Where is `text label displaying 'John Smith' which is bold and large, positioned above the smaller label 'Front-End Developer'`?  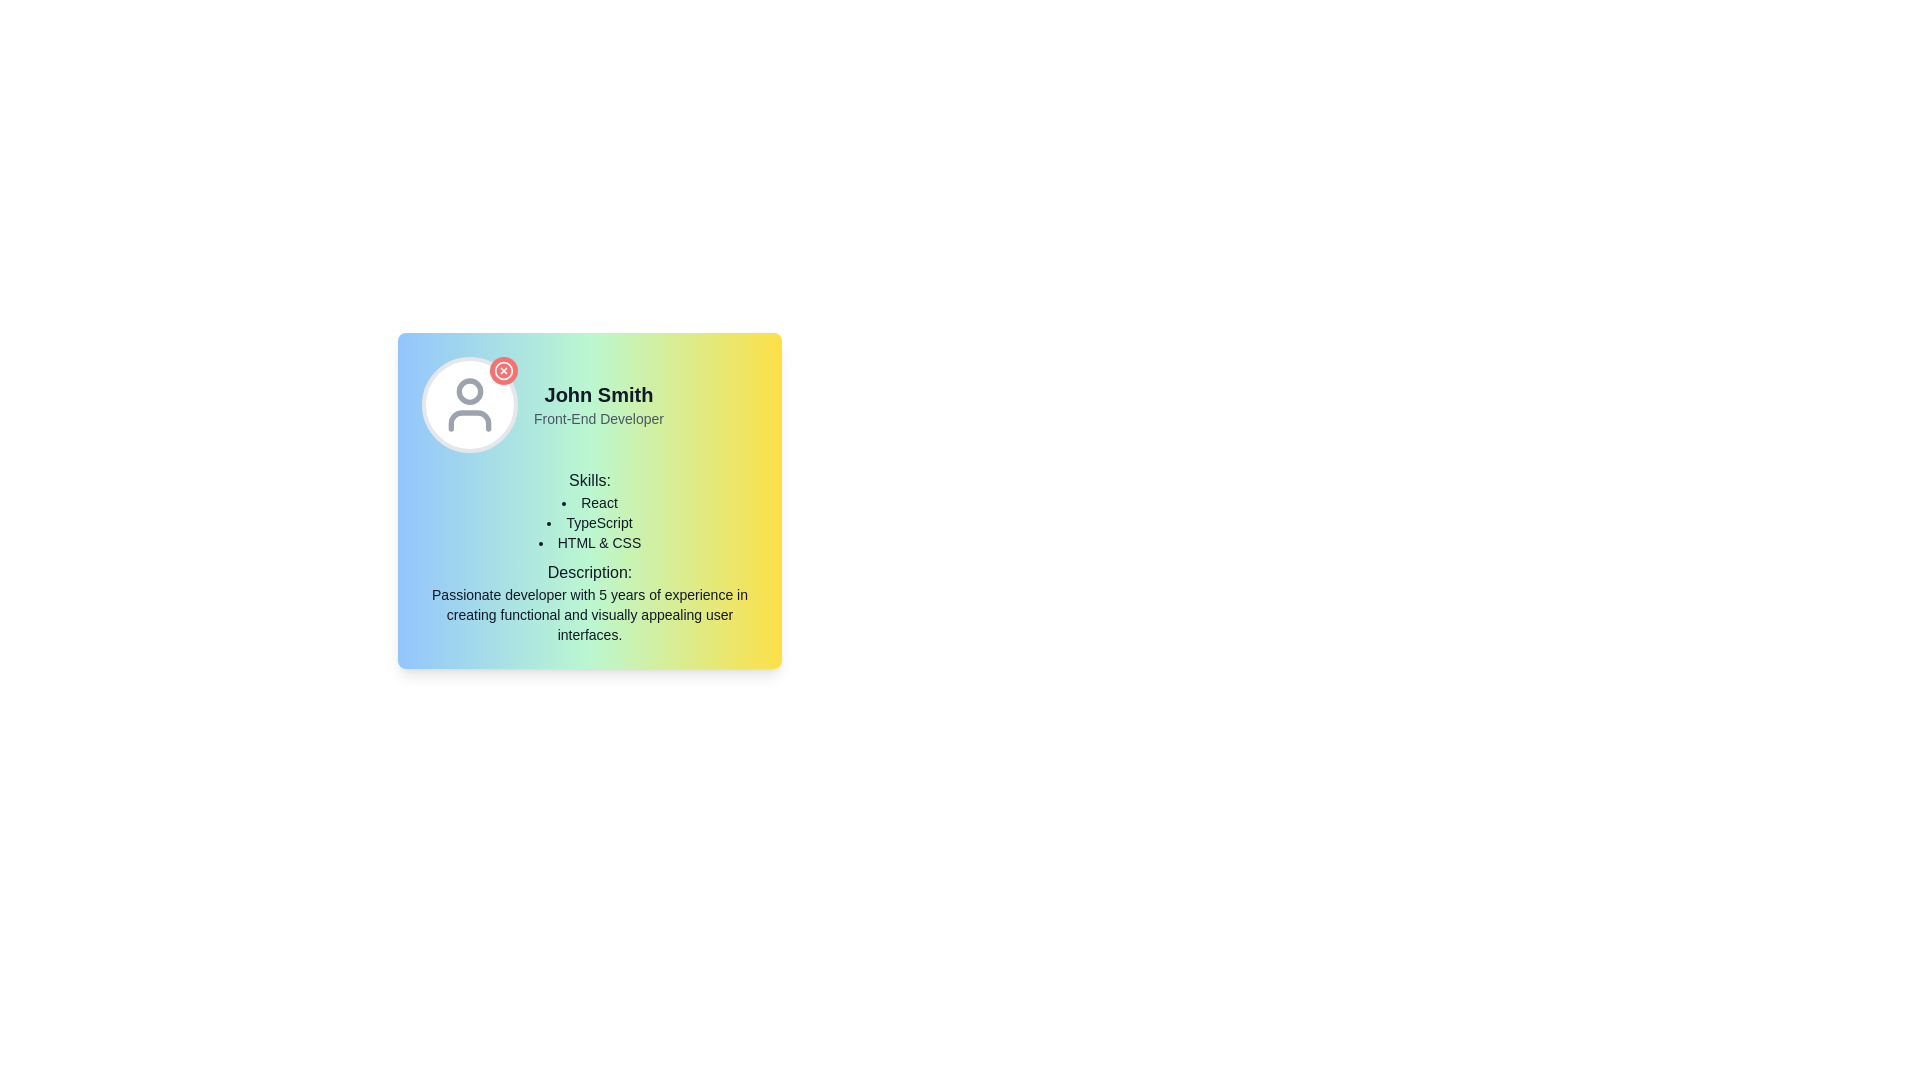
text label displaying 'John Smith' which is bold and large, positioned above the smaller label 'Front-End Developer' is located at coordinates (598, 394).